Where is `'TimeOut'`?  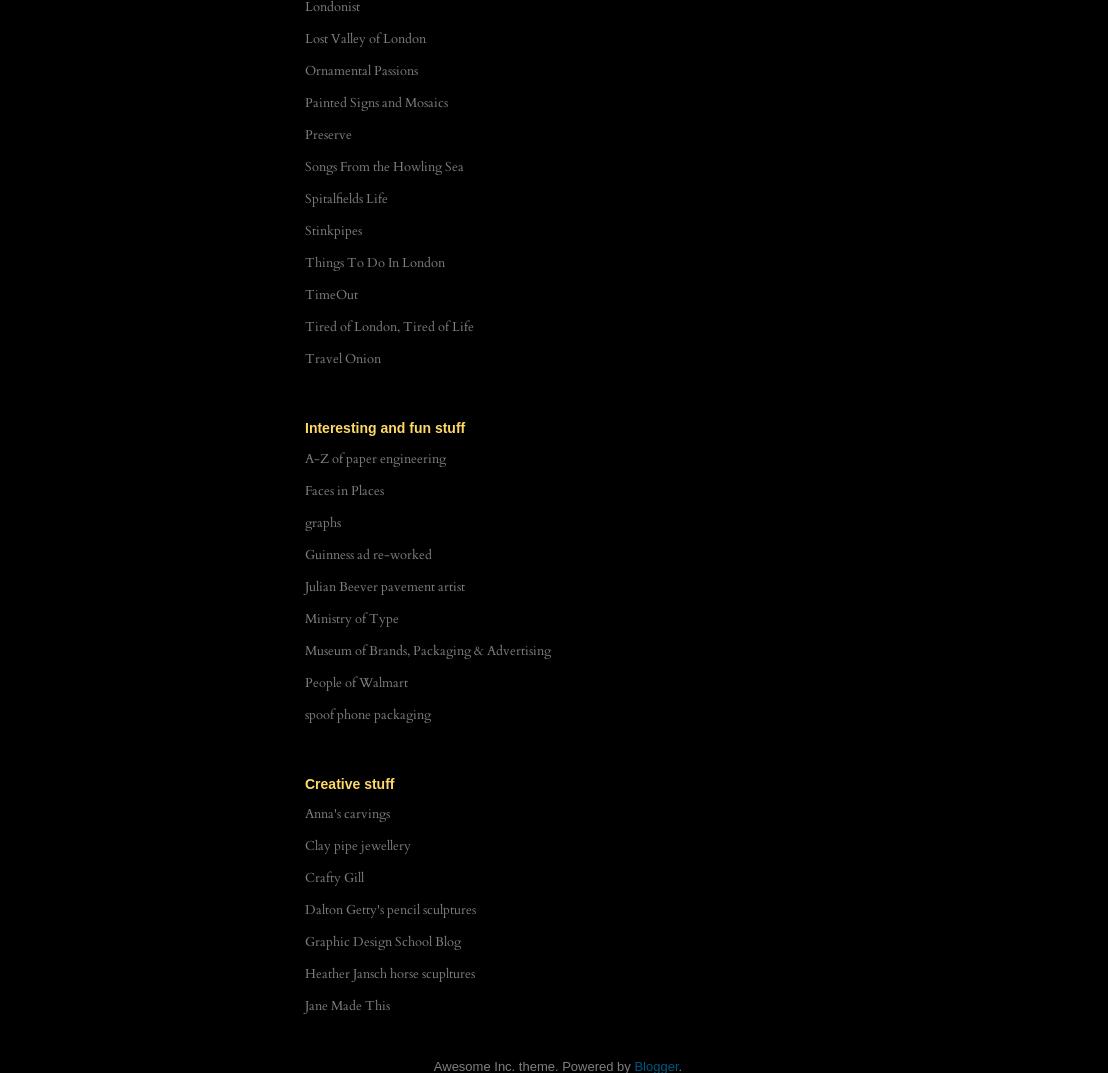 'TimeOut' is located at coordinates (330, 293).